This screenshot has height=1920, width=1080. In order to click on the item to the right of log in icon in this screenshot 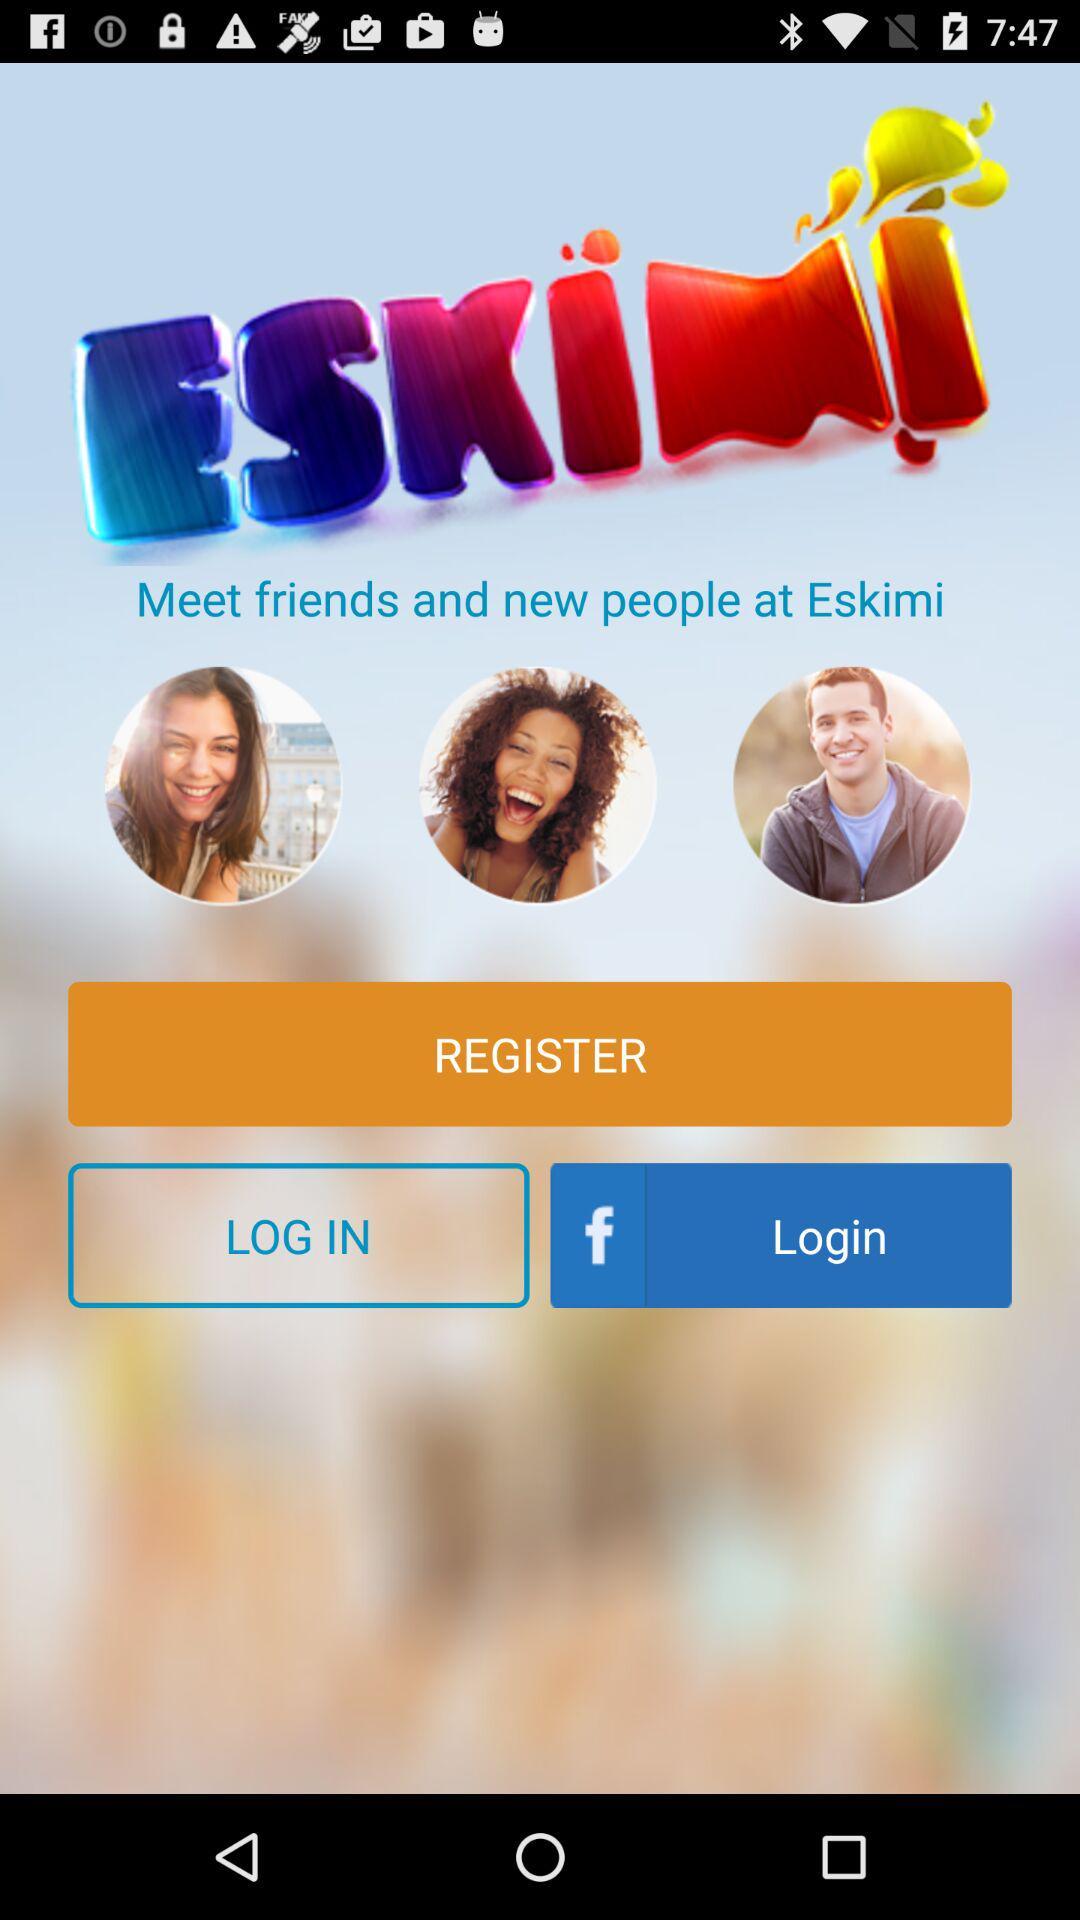, I will do `click(780, 1234)`.